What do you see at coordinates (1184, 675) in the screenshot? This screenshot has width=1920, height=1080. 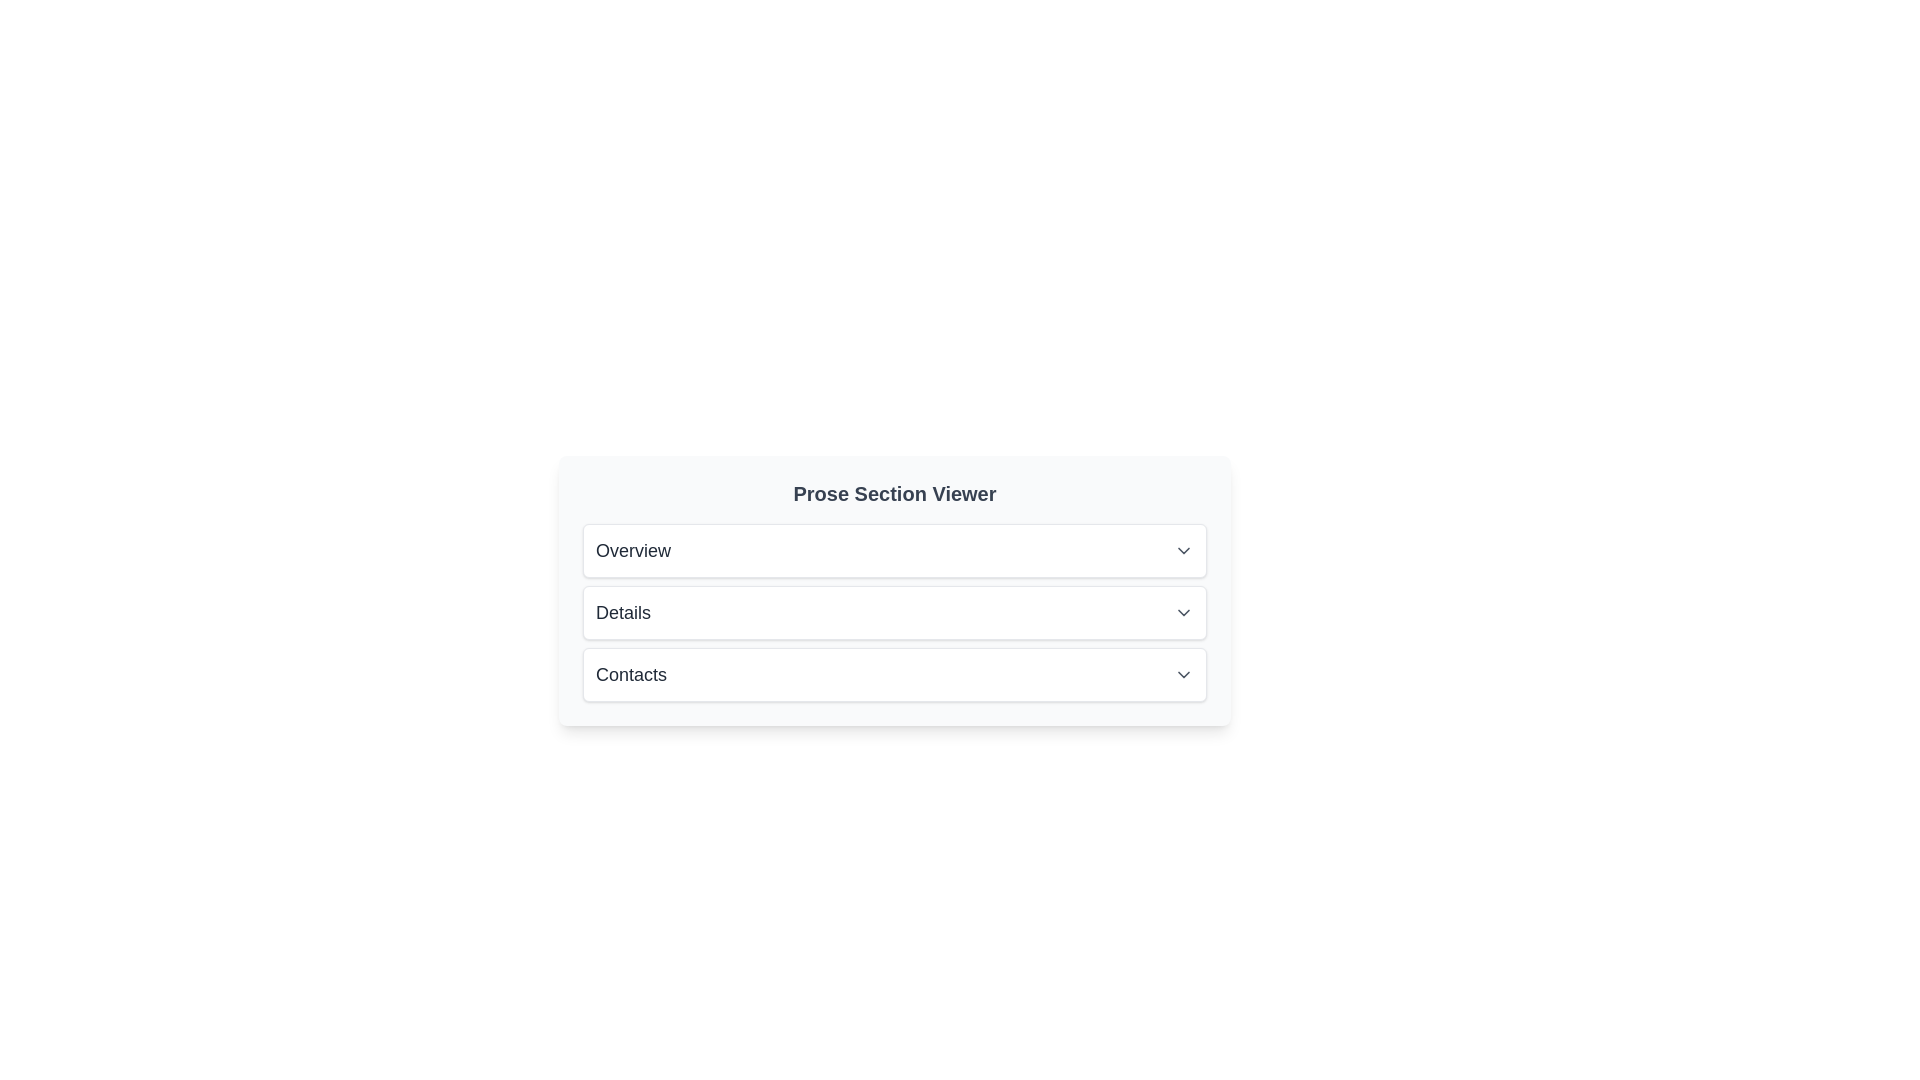 I see `the Dropdown indicator (chevron icon) next to the 'Contacts' section` at bounding box center [1184, 675].